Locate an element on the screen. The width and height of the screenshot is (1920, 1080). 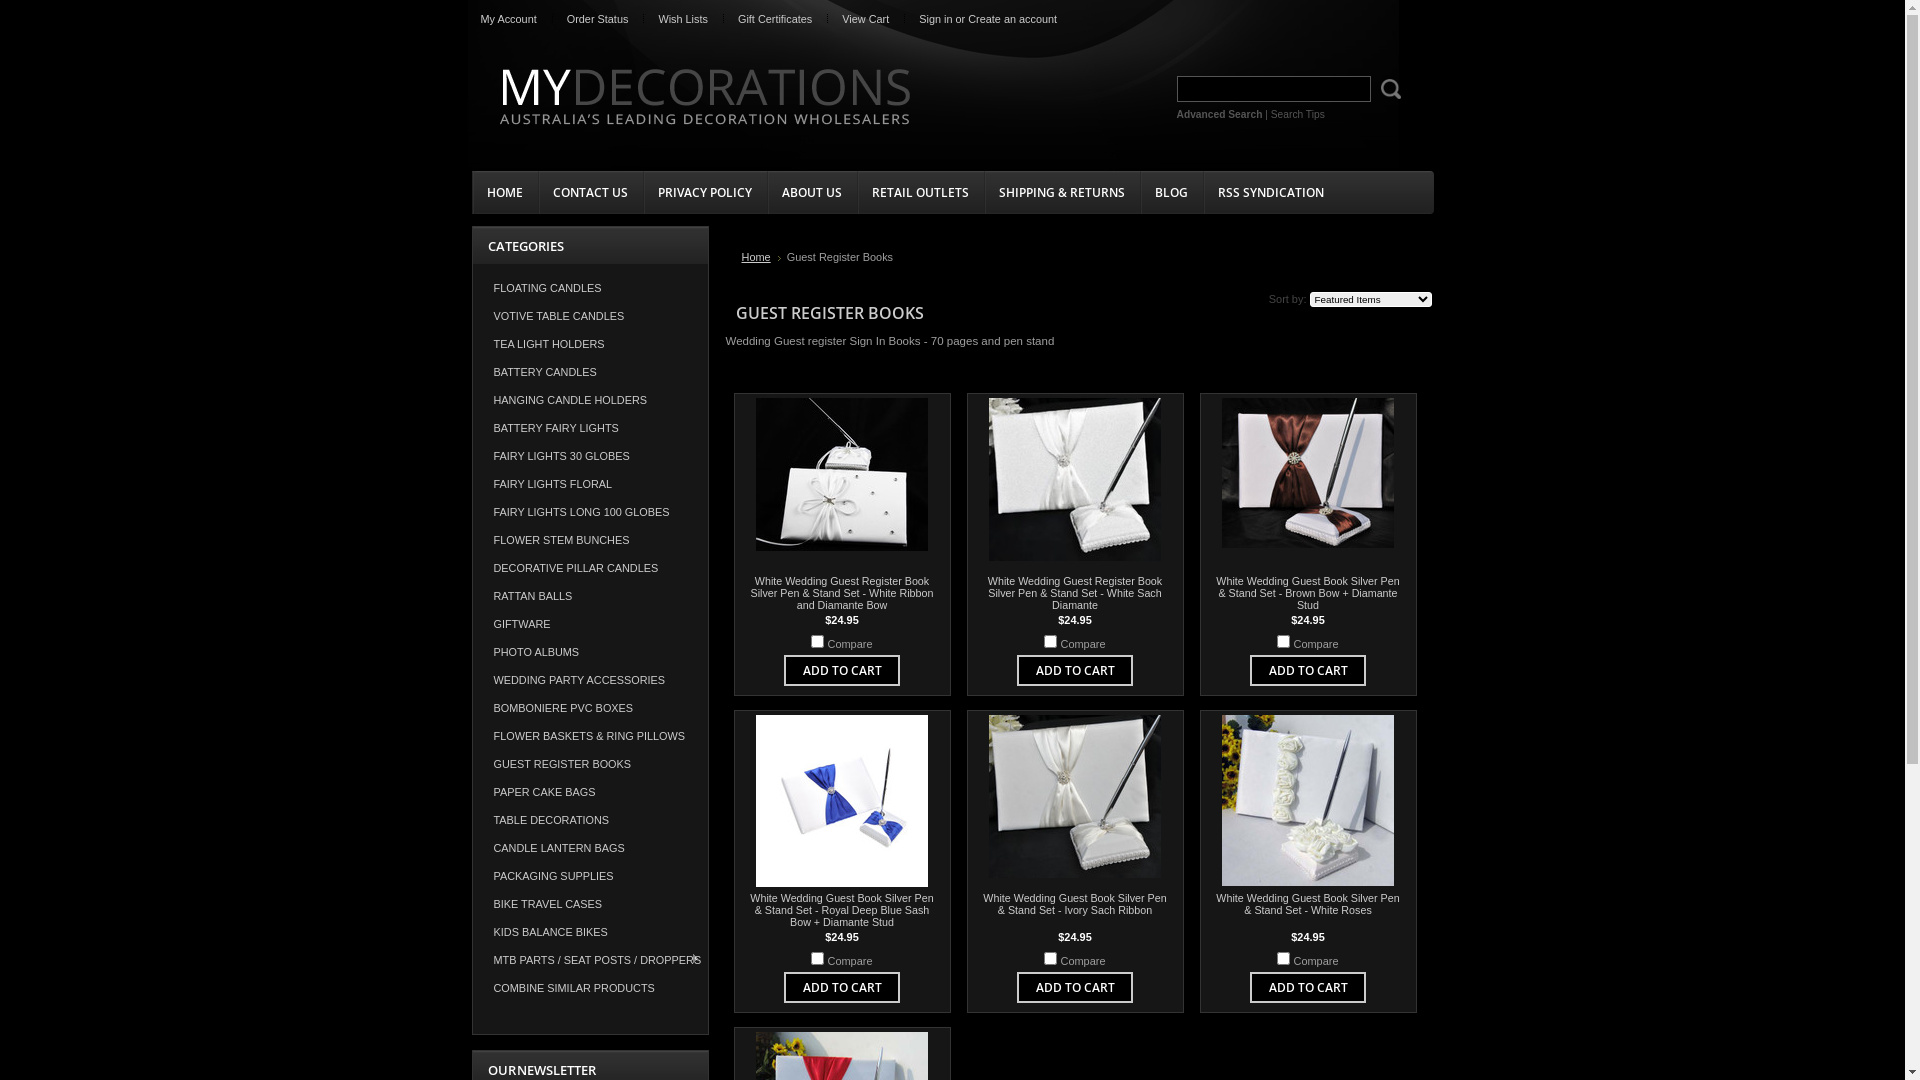
'Search Tips' is located at coordinates (1270, 114).